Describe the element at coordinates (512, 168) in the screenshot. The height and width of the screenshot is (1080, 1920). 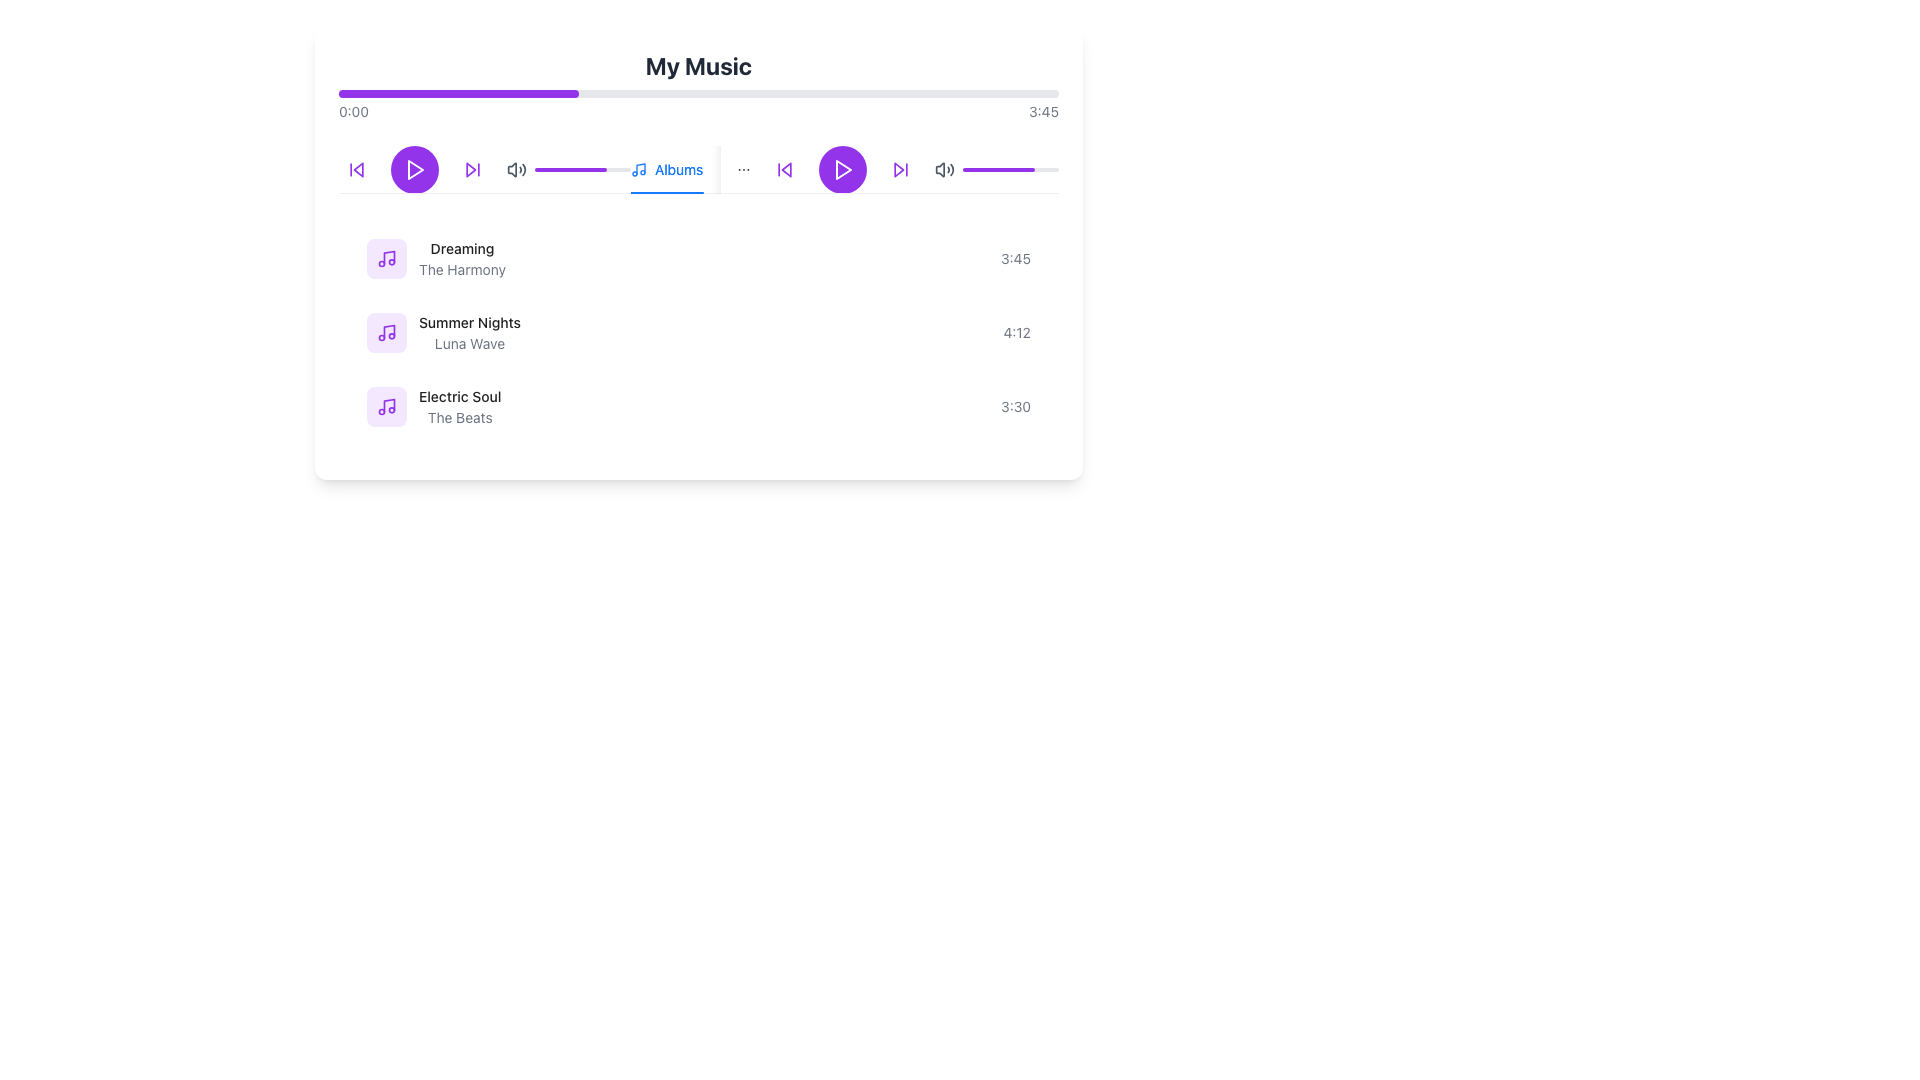
I see `the main speaker body icon in the volume control of the music player interface` at that location.